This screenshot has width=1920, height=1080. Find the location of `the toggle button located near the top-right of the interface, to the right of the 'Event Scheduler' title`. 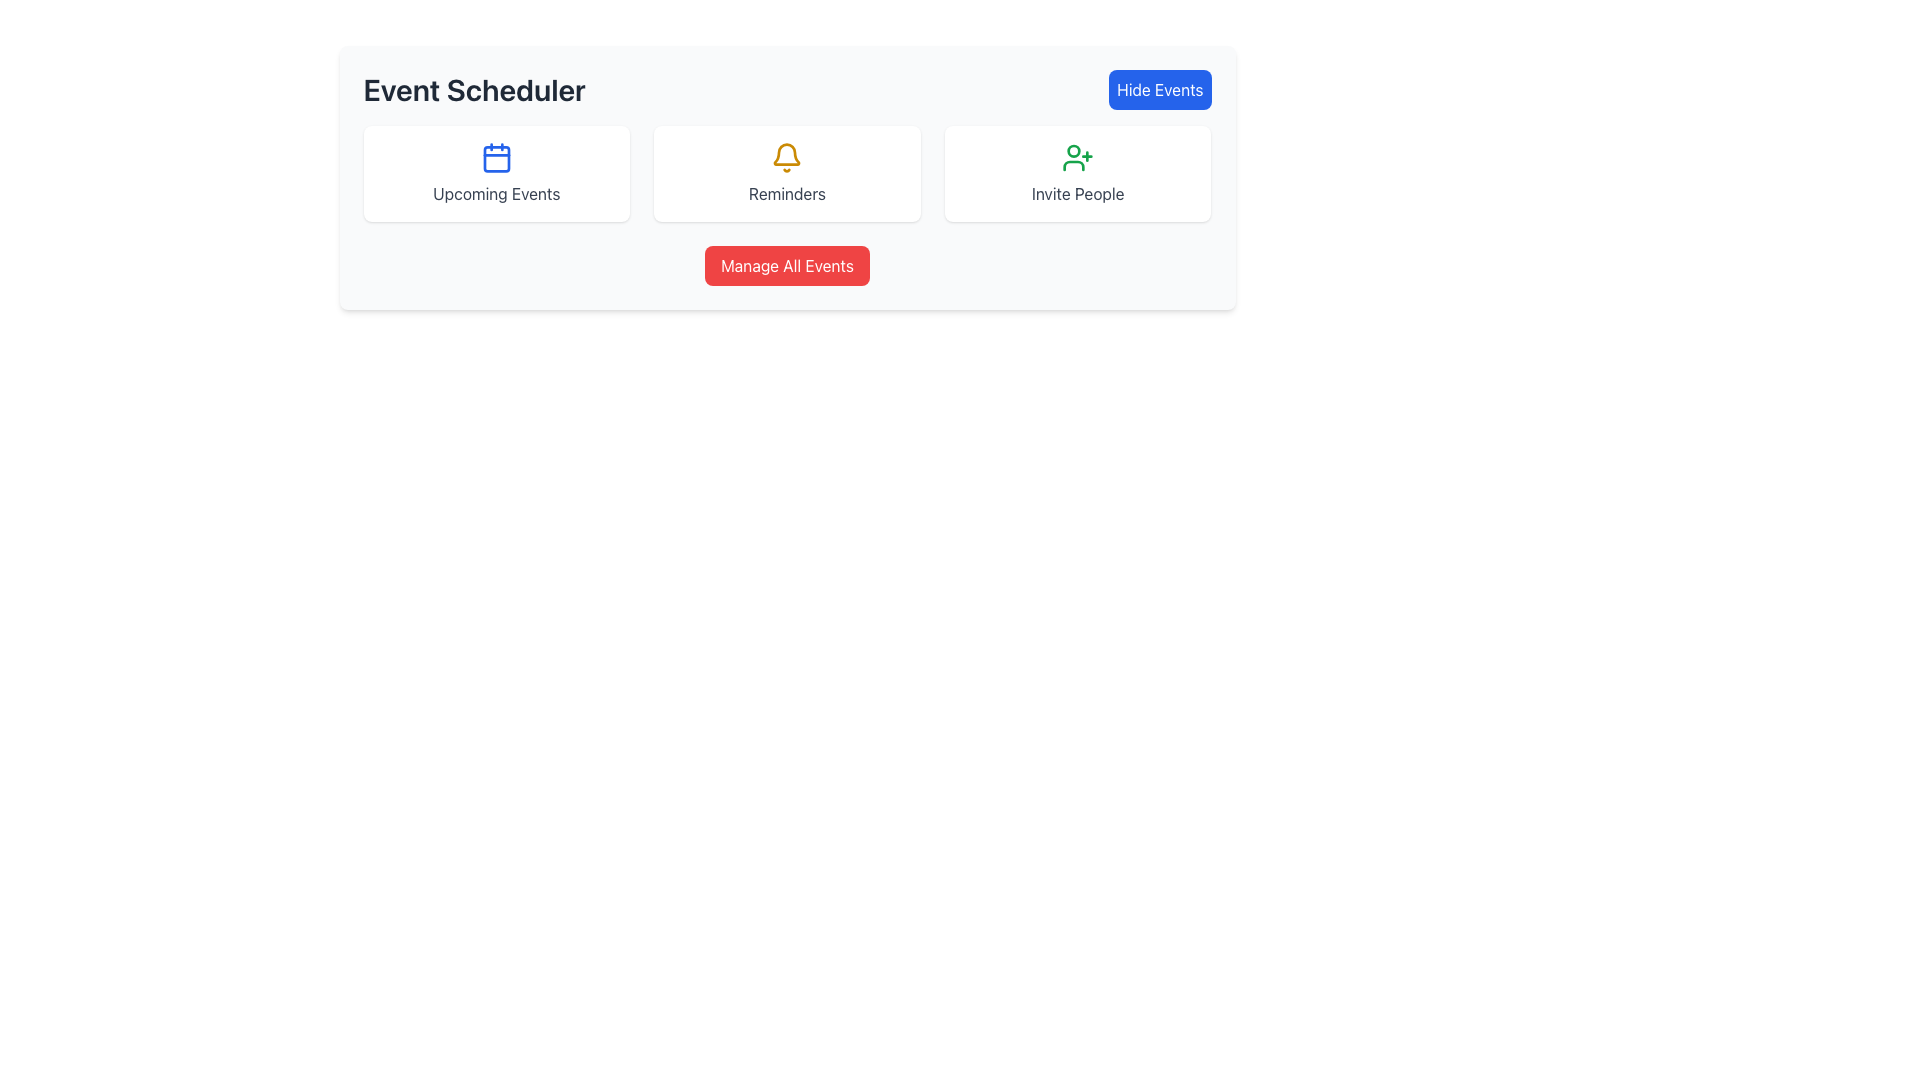

the toggle button located near the top-right of the interface, to the right of the 'Event Scheduler' title is located at coordinates (1160, 88).